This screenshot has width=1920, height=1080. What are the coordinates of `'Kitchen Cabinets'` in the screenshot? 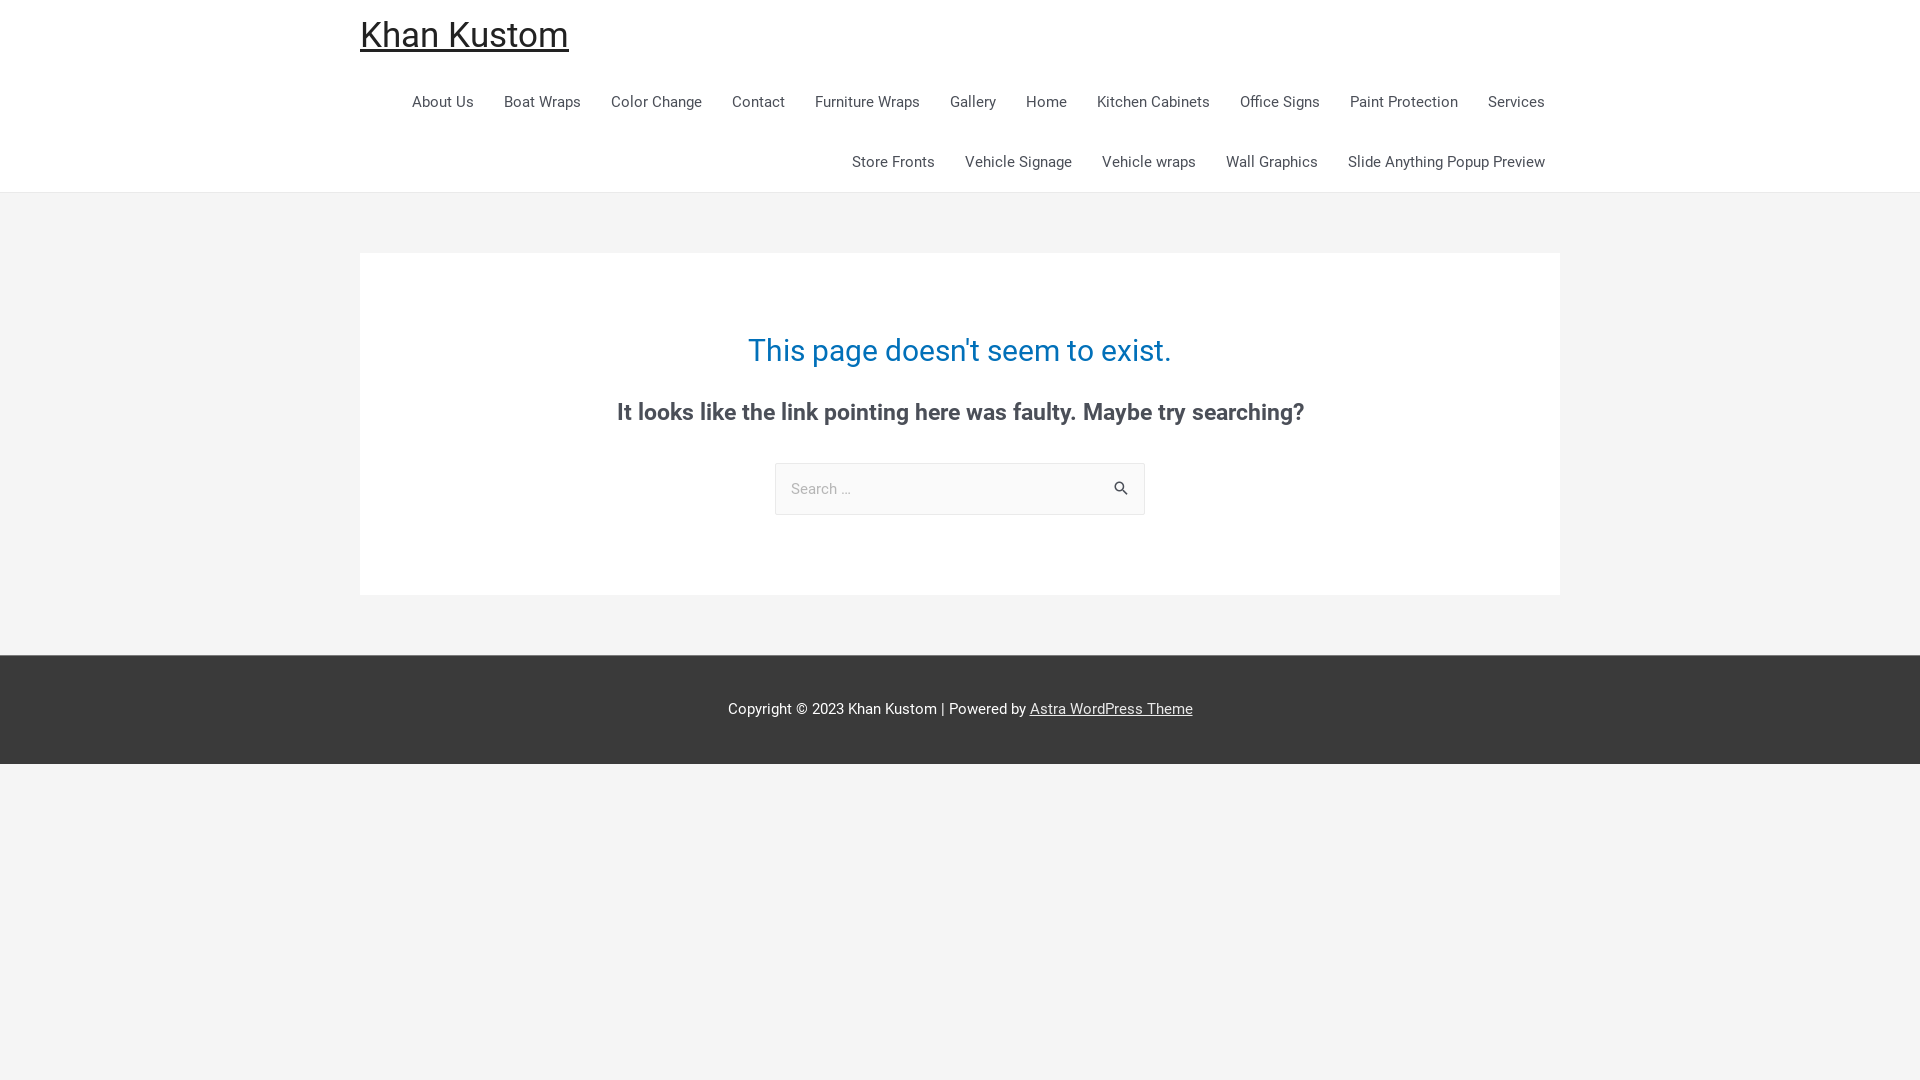 It's located at (1153, 101).